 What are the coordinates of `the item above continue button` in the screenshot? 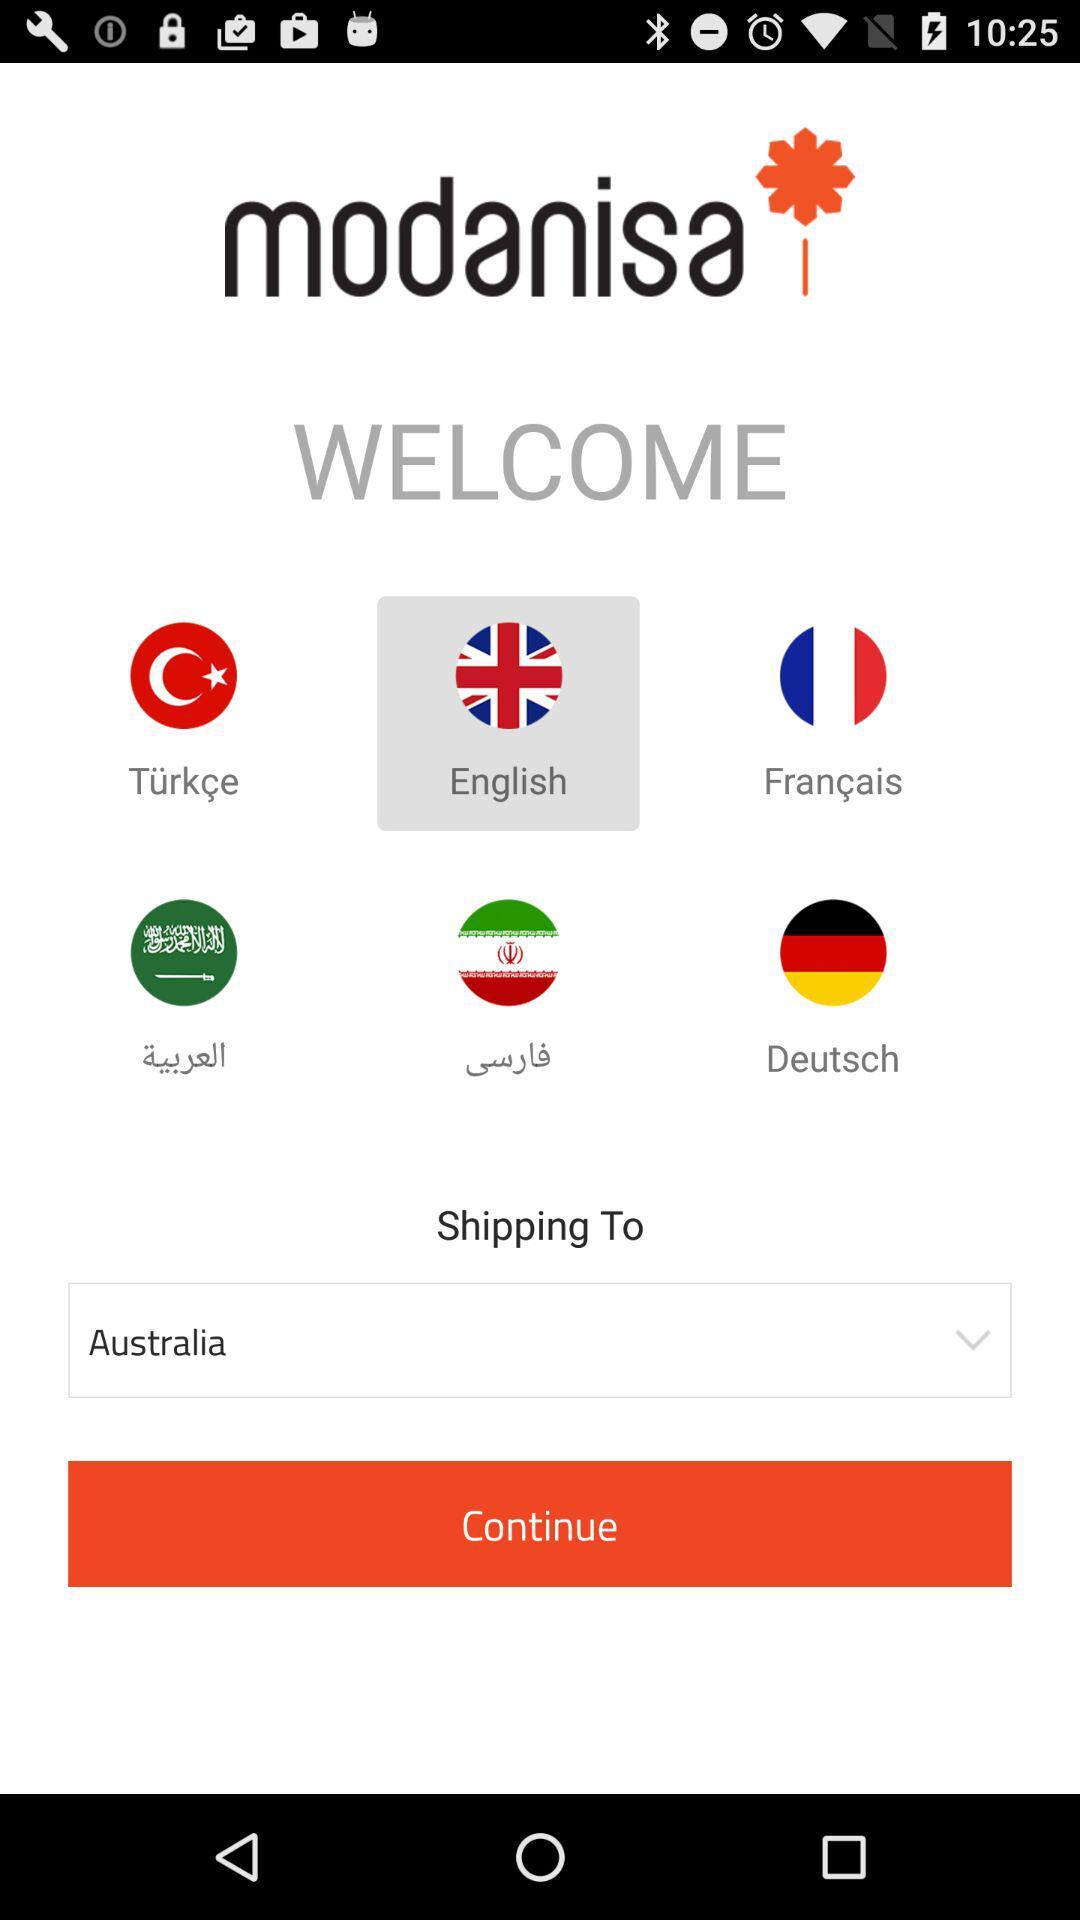 It's located at (540, 1340).